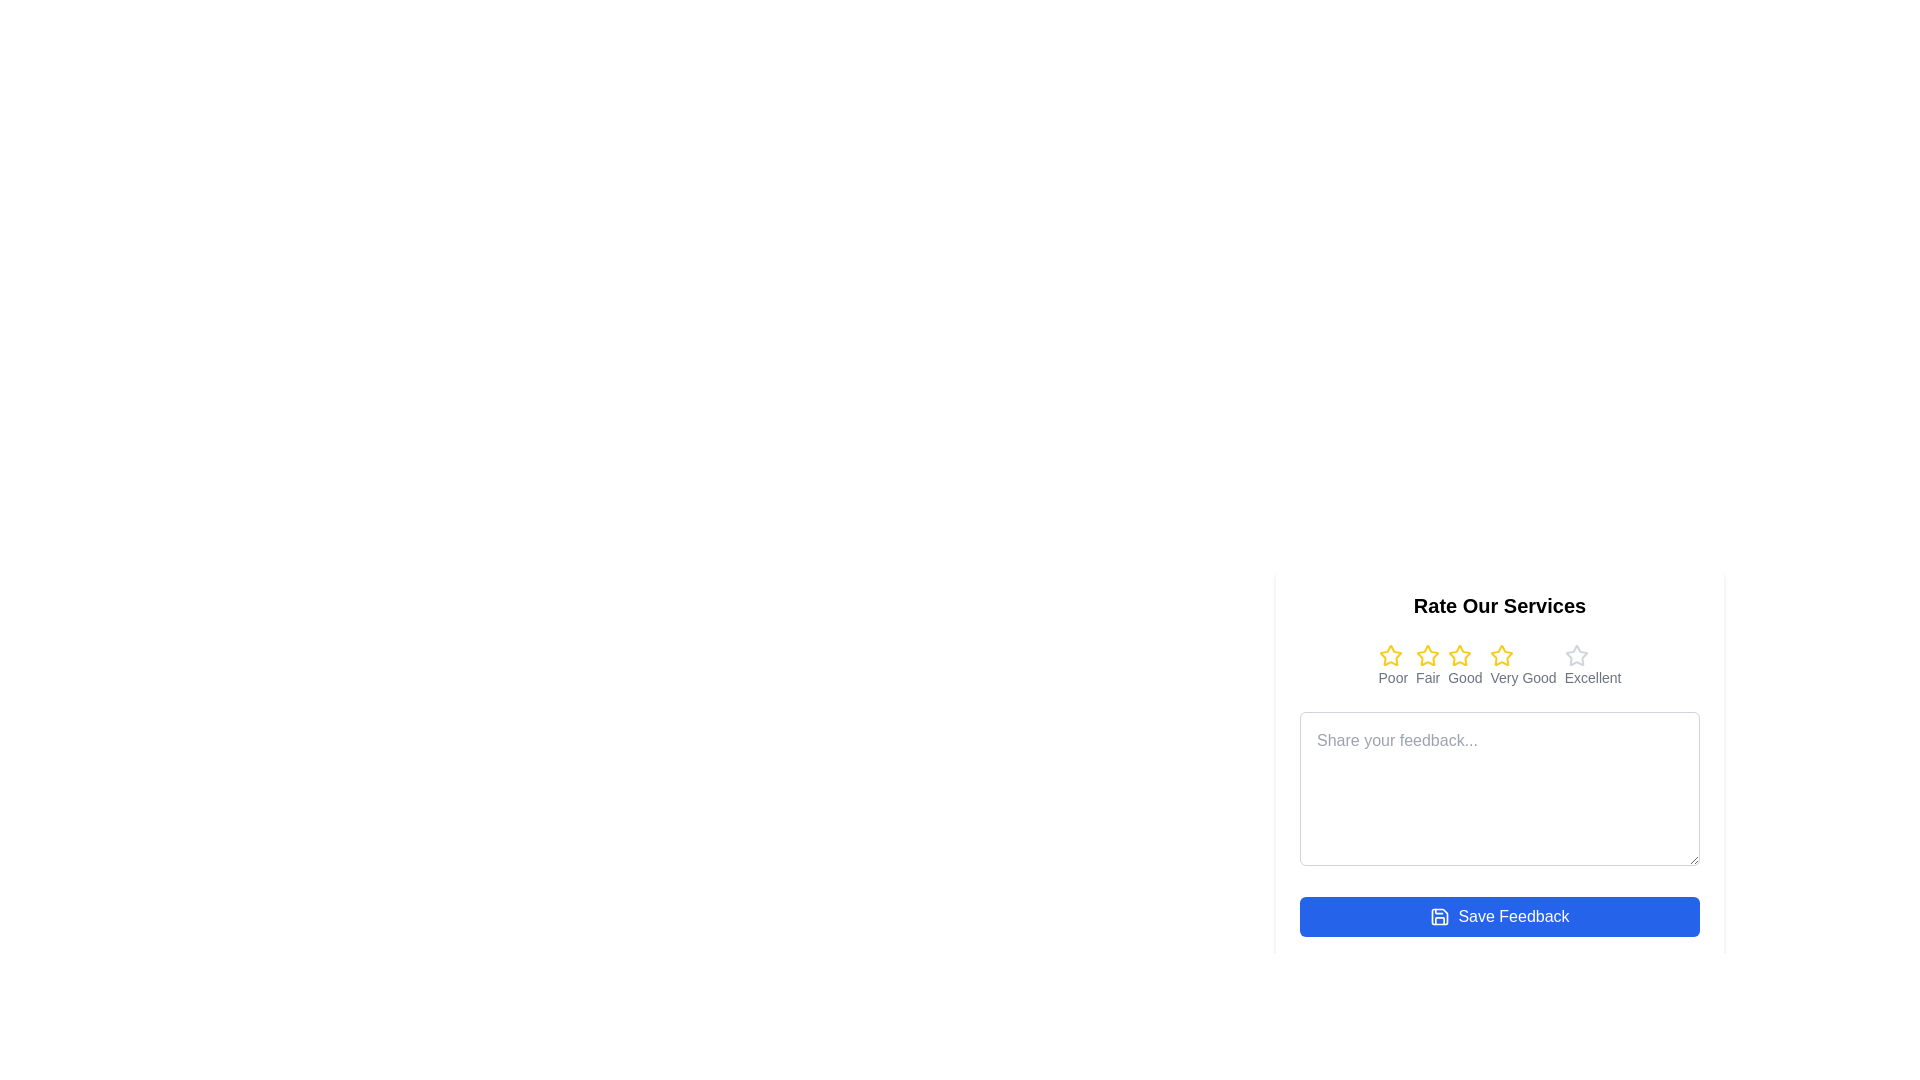 The height and width of the screenshot is (1080, 1920). What do you see at coordinates (1465, 677) in the screenshot?
I see `the static text label that reads 'Good,' which is styled in a small, gray font and is the third label in a row of text-based rating options located below a row of star icons` at bounding box center [1465, 677].